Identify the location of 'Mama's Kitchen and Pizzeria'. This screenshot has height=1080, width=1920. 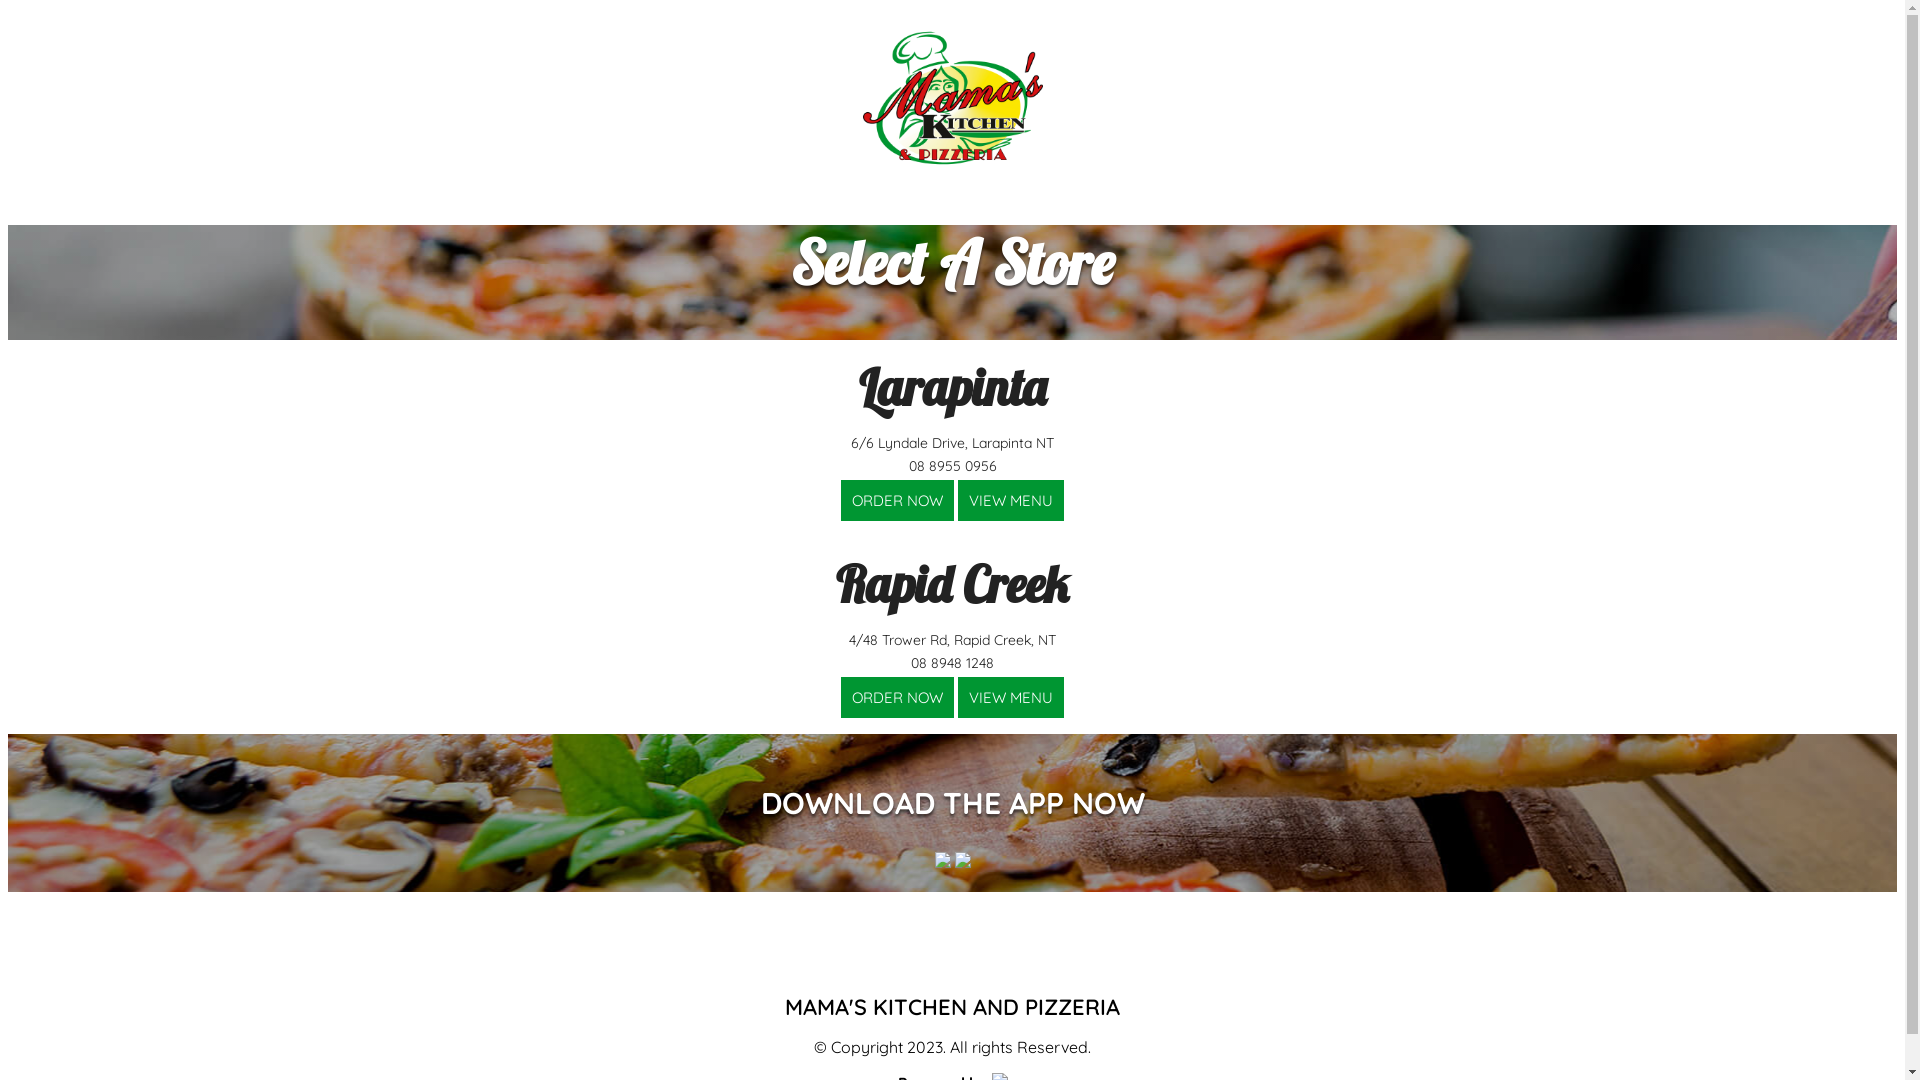
(950, 97).